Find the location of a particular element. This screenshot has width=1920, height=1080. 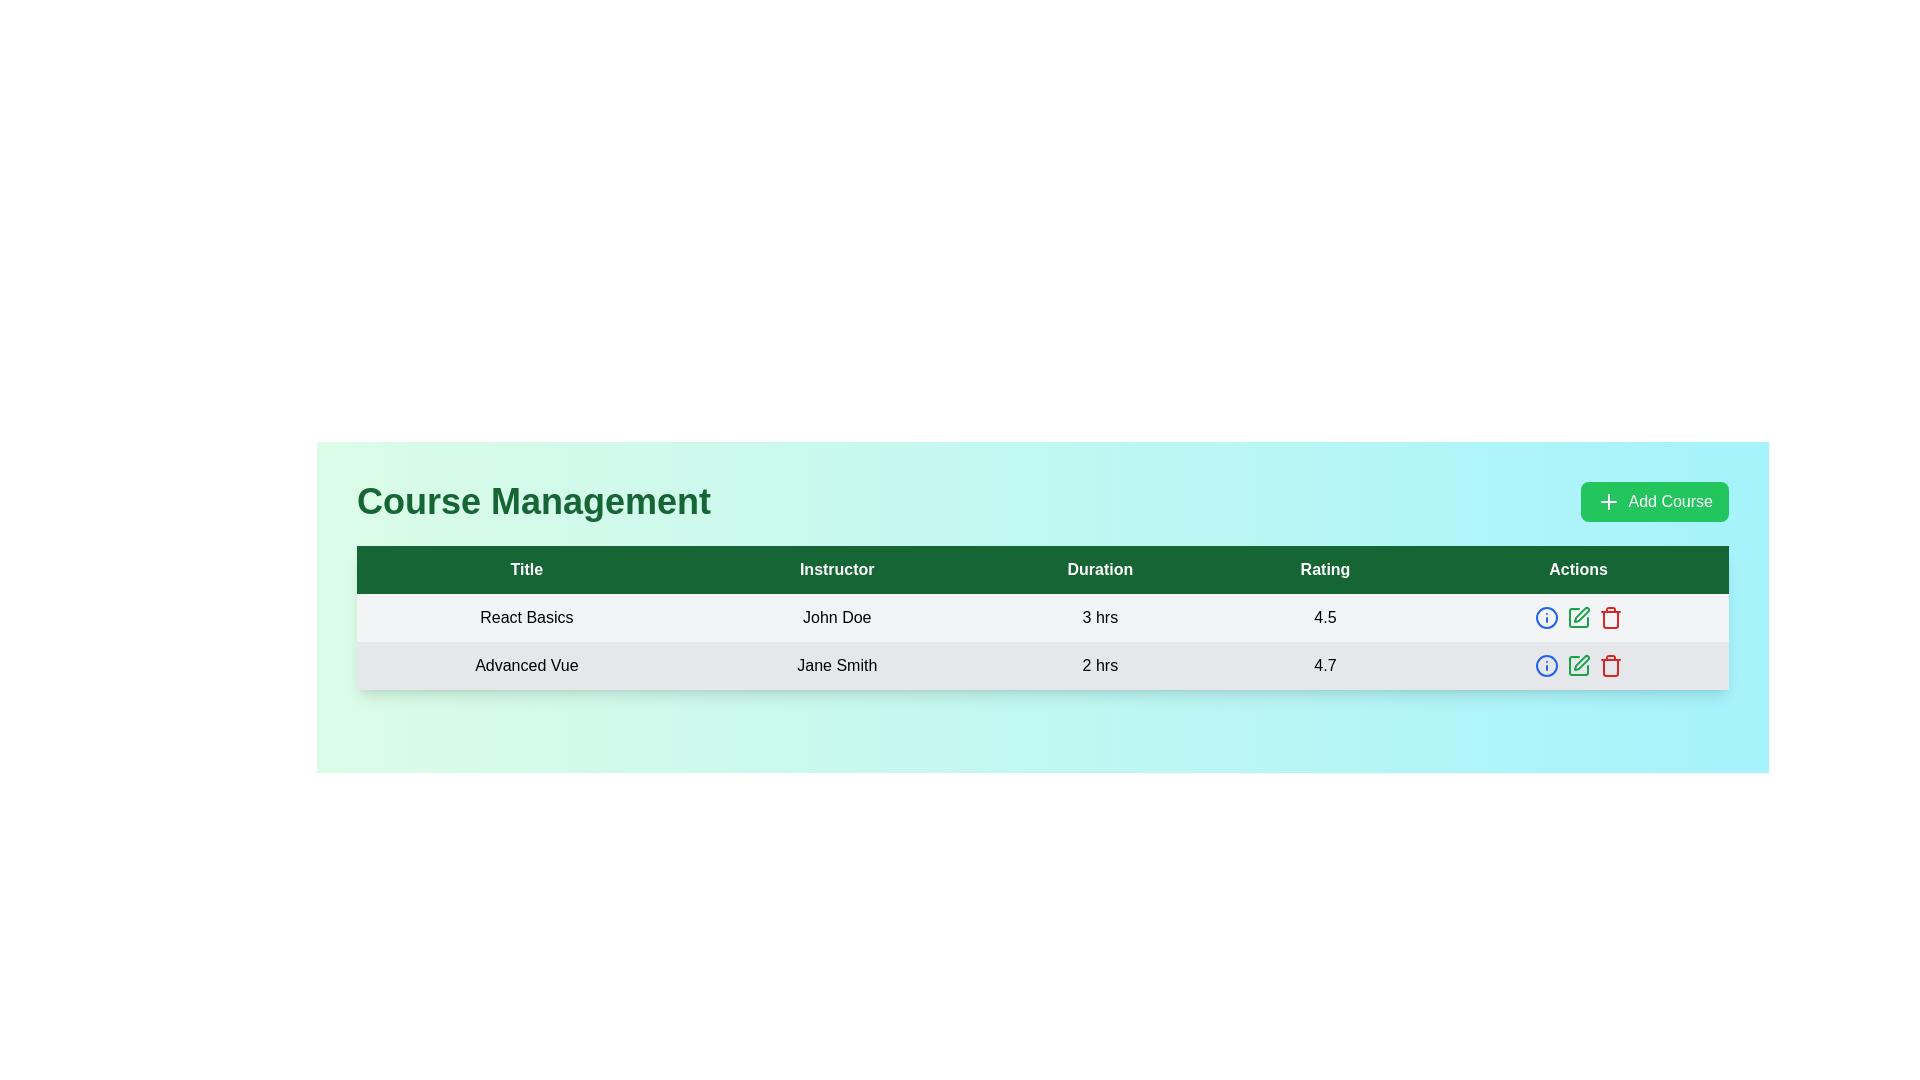

the green edit icon resembling a pen on a square in the Actions column of the React Basics course row to initiate edit mode is located at coordinates (1580, 663).